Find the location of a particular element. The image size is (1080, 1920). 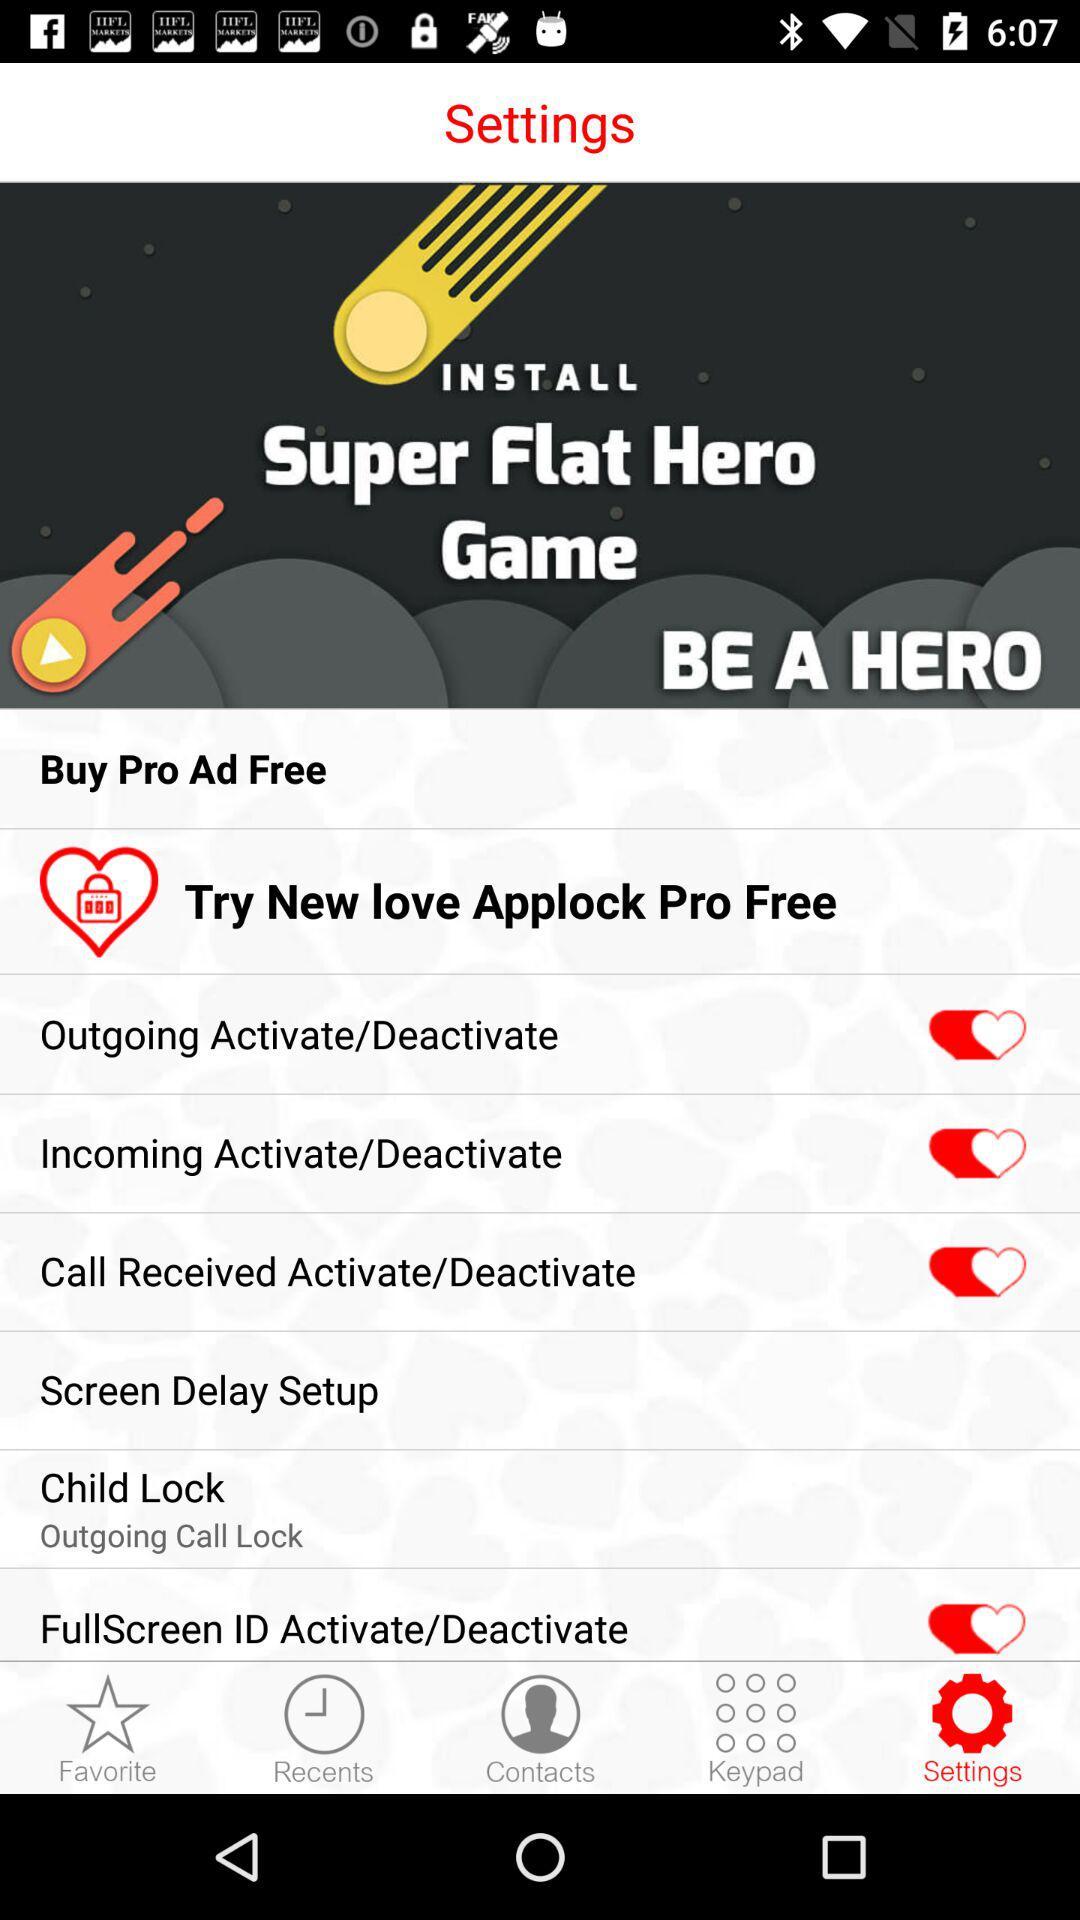

the avatar icon is located at coordinates (540, 1728).